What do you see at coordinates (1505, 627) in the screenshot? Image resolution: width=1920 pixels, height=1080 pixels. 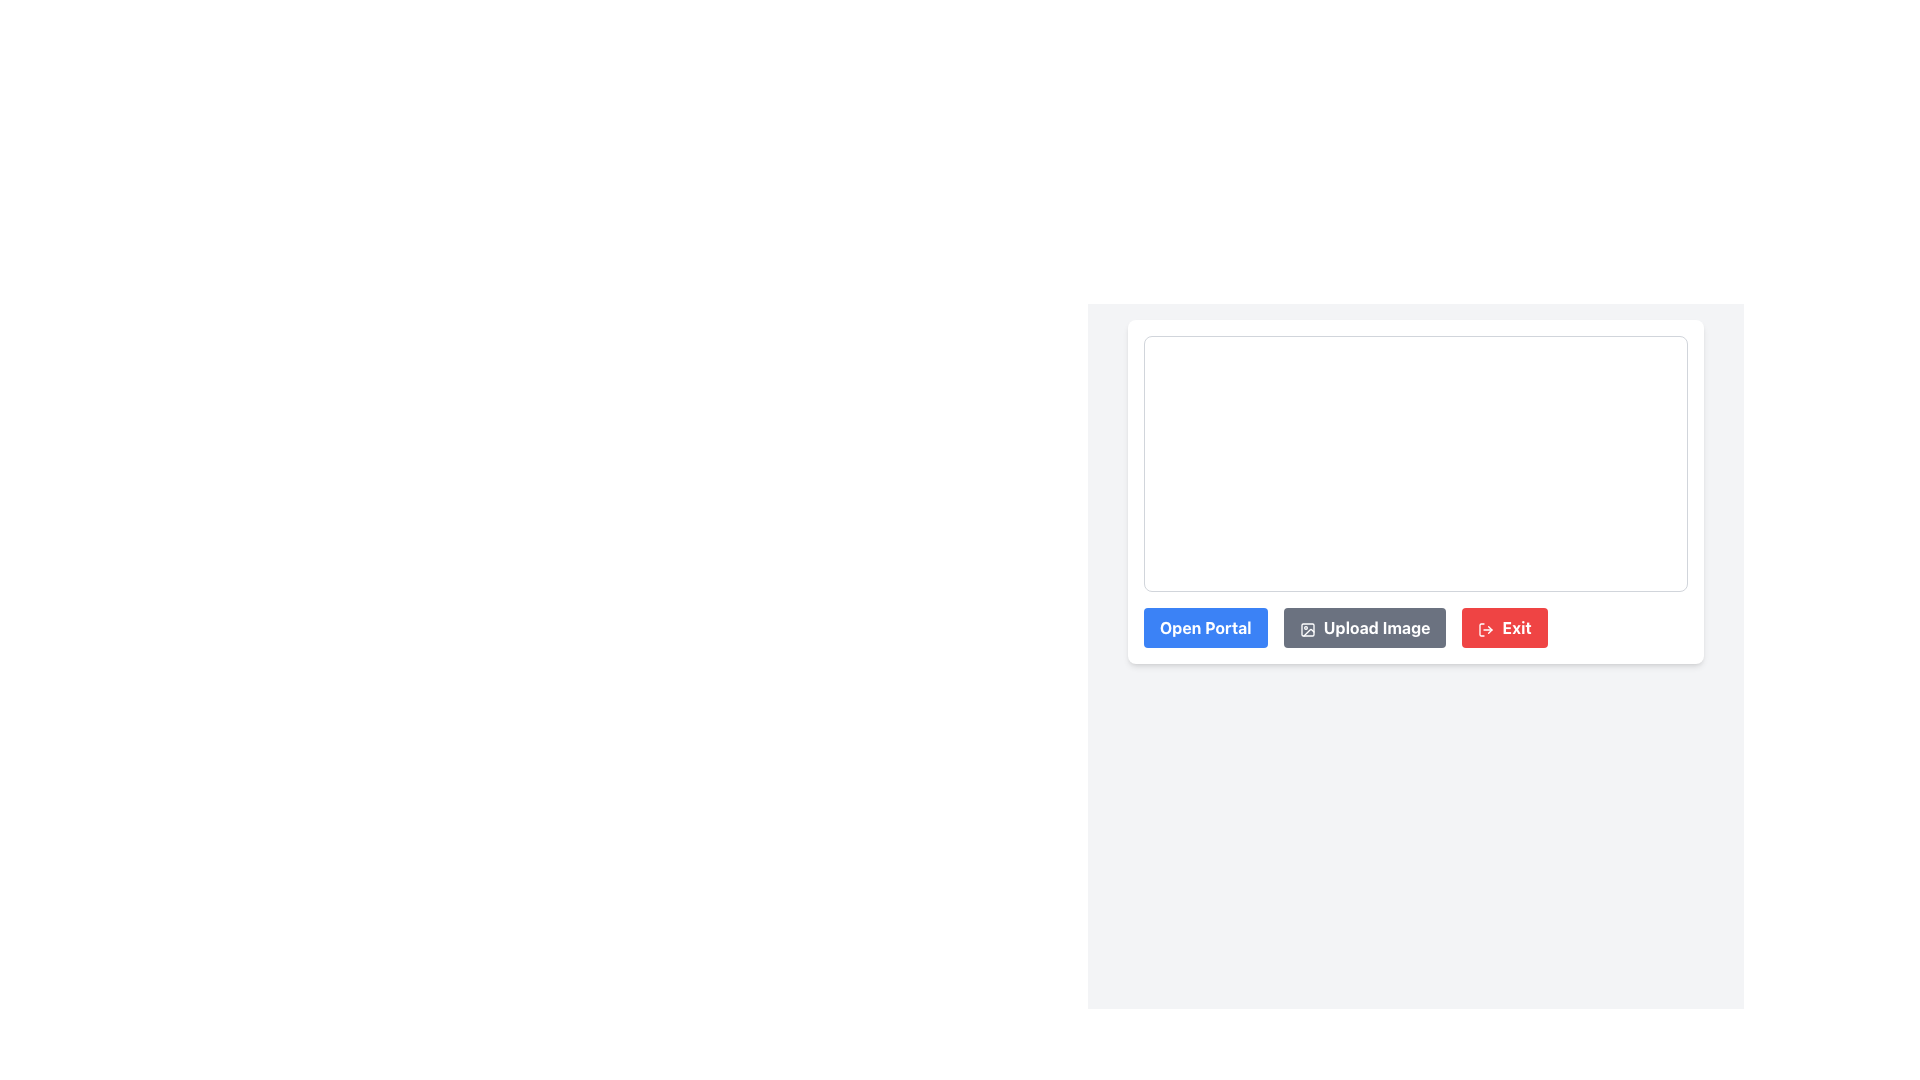 I see `the 'Exit' button, which is a rectangular button with a bold red background and rounded corners, using keyboard navigation for accessibility` at bounding box center [1505, 627].